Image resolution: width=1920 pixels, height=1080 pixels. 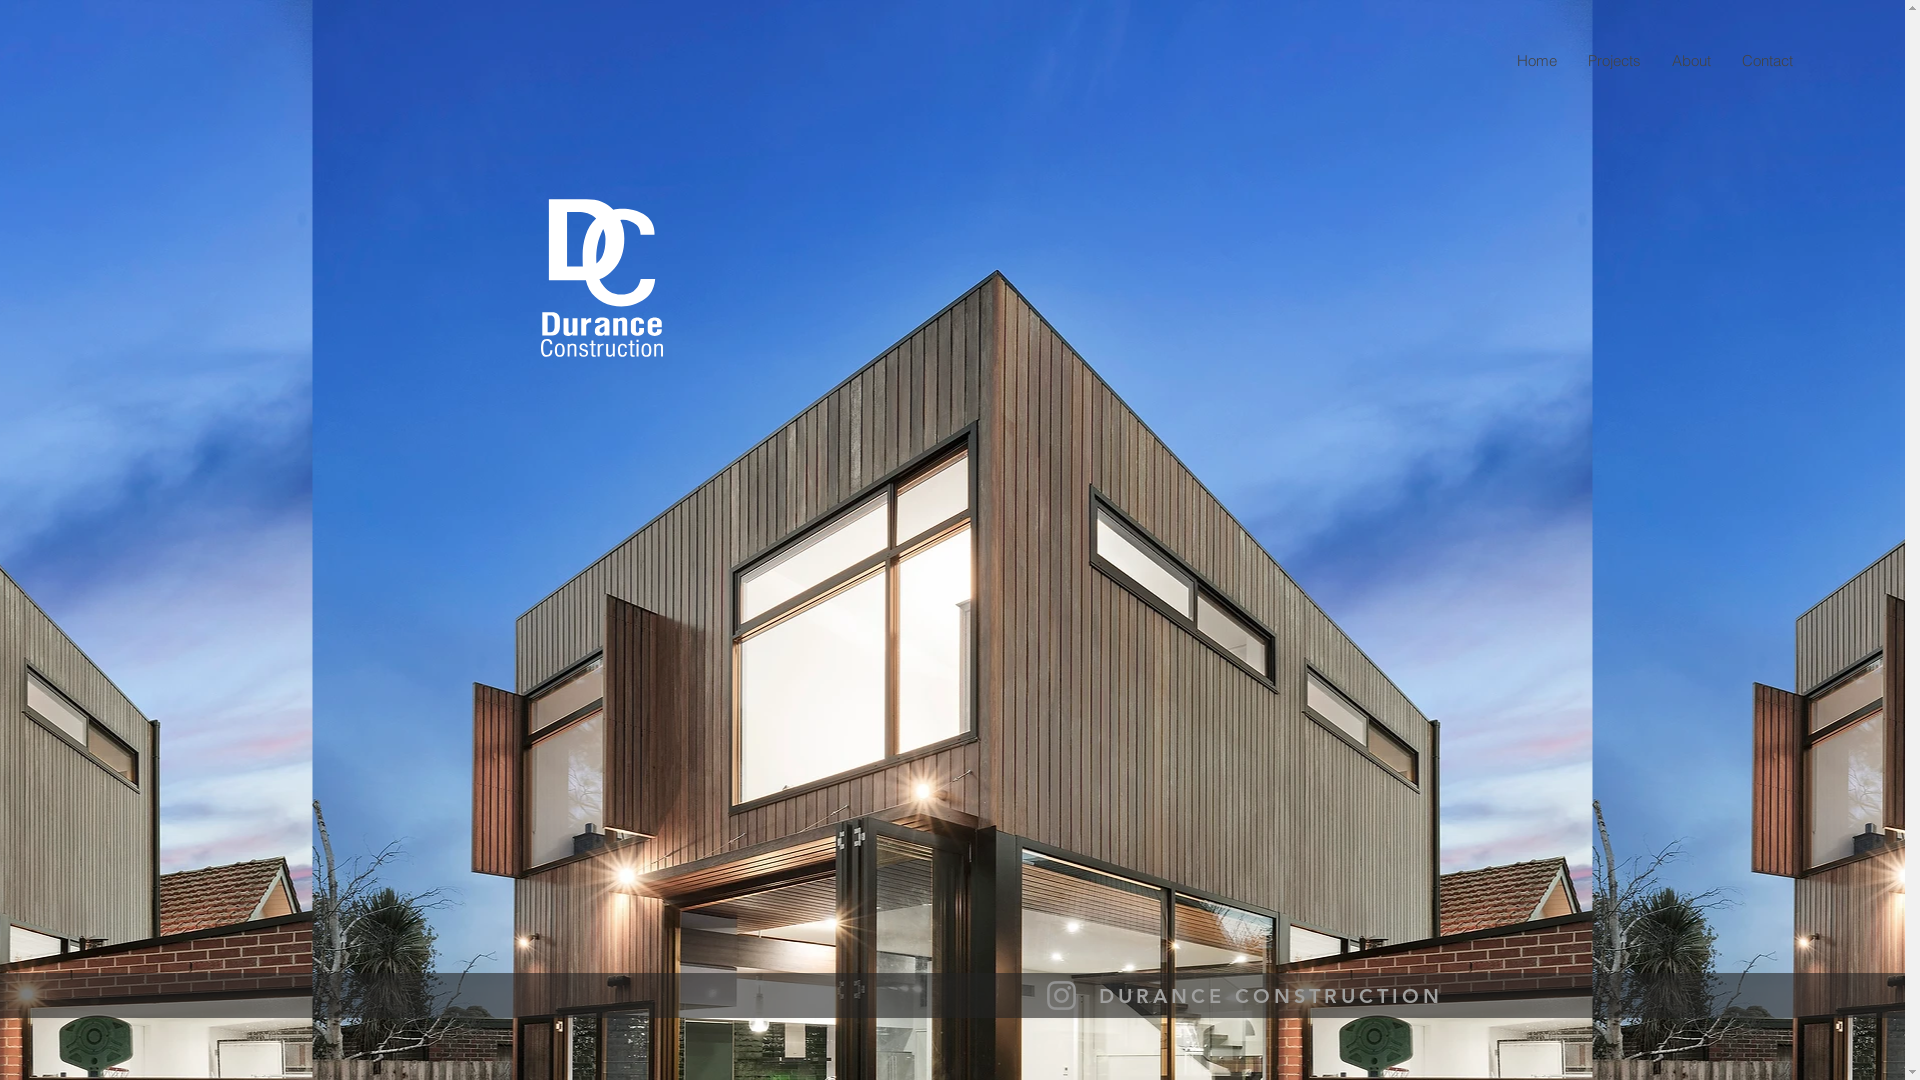 What do you see at coordinates (1501, 59) in the screenshot?
I see `'Home'` at bounding box center [1501, 59].